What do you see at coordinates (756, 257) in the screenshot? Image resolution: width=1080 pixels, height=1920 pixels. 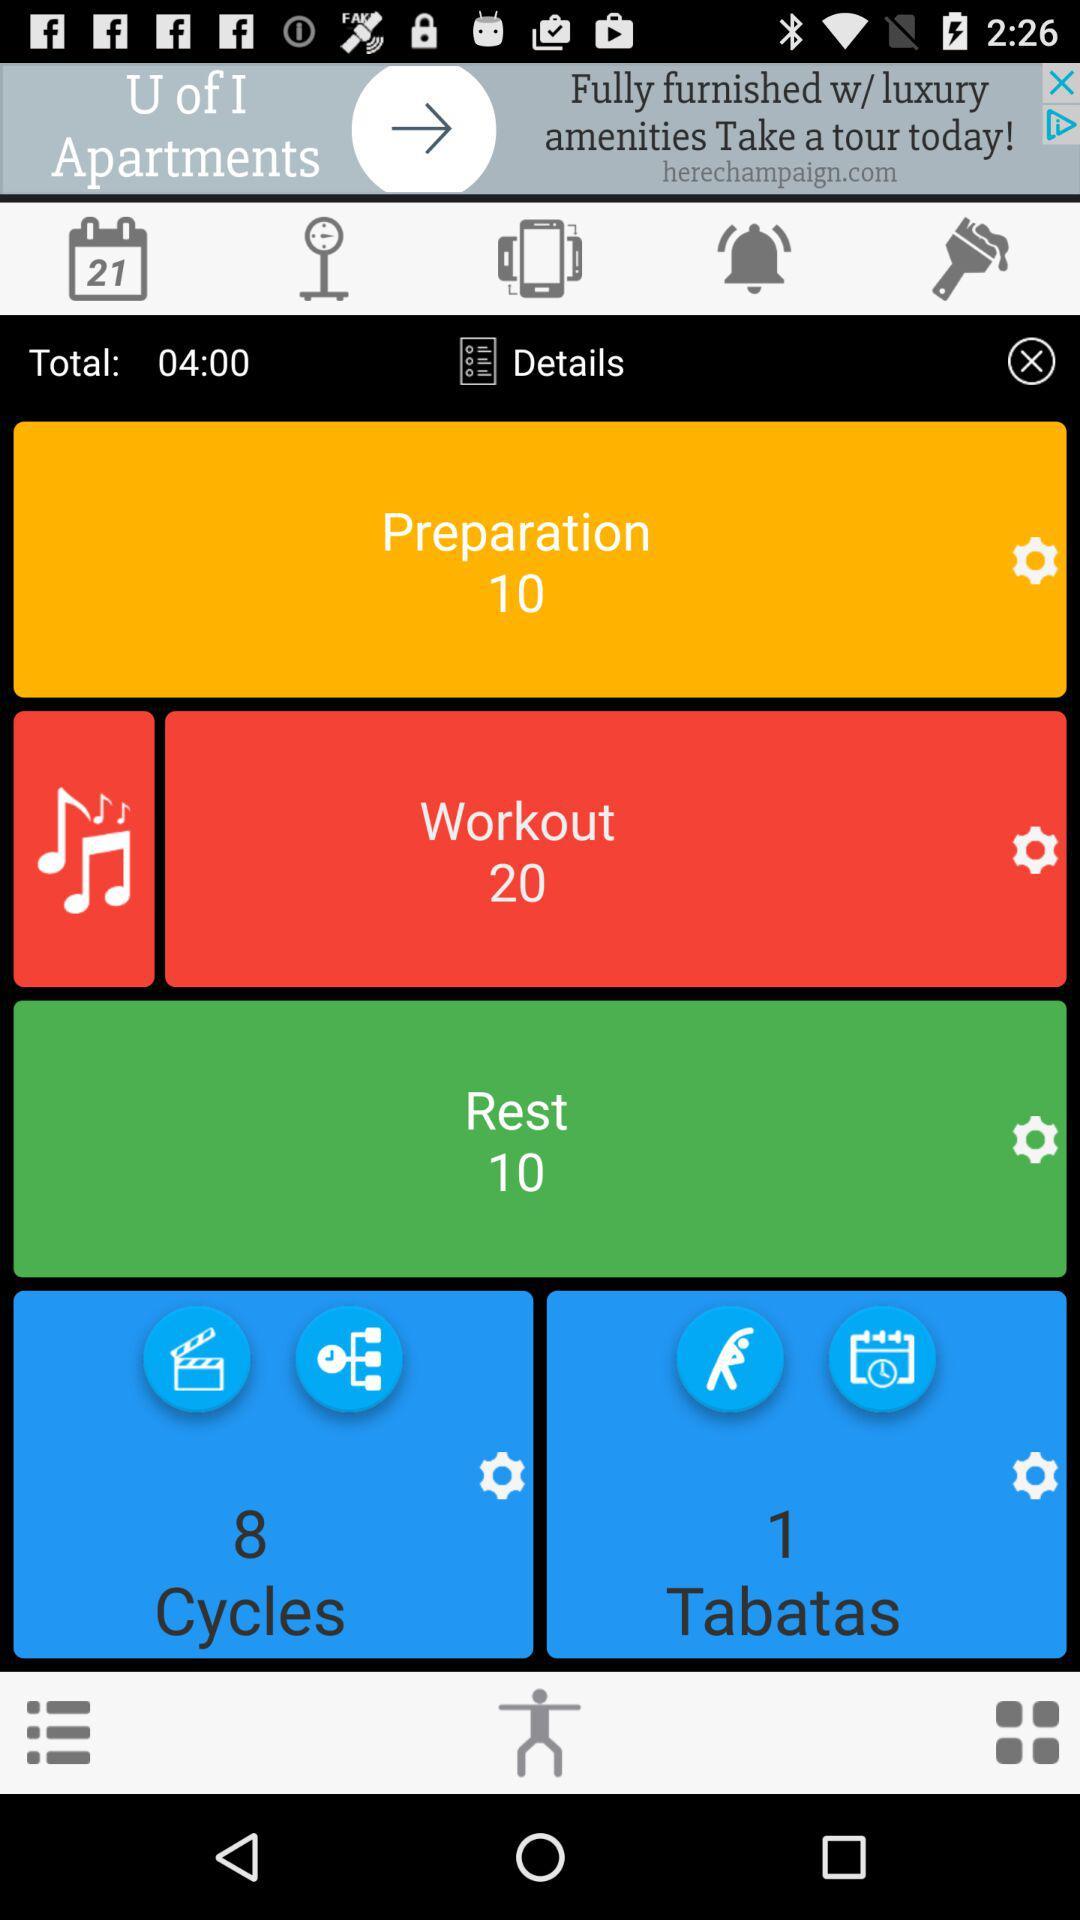 I see `bell` at bounding box center [756, 257].